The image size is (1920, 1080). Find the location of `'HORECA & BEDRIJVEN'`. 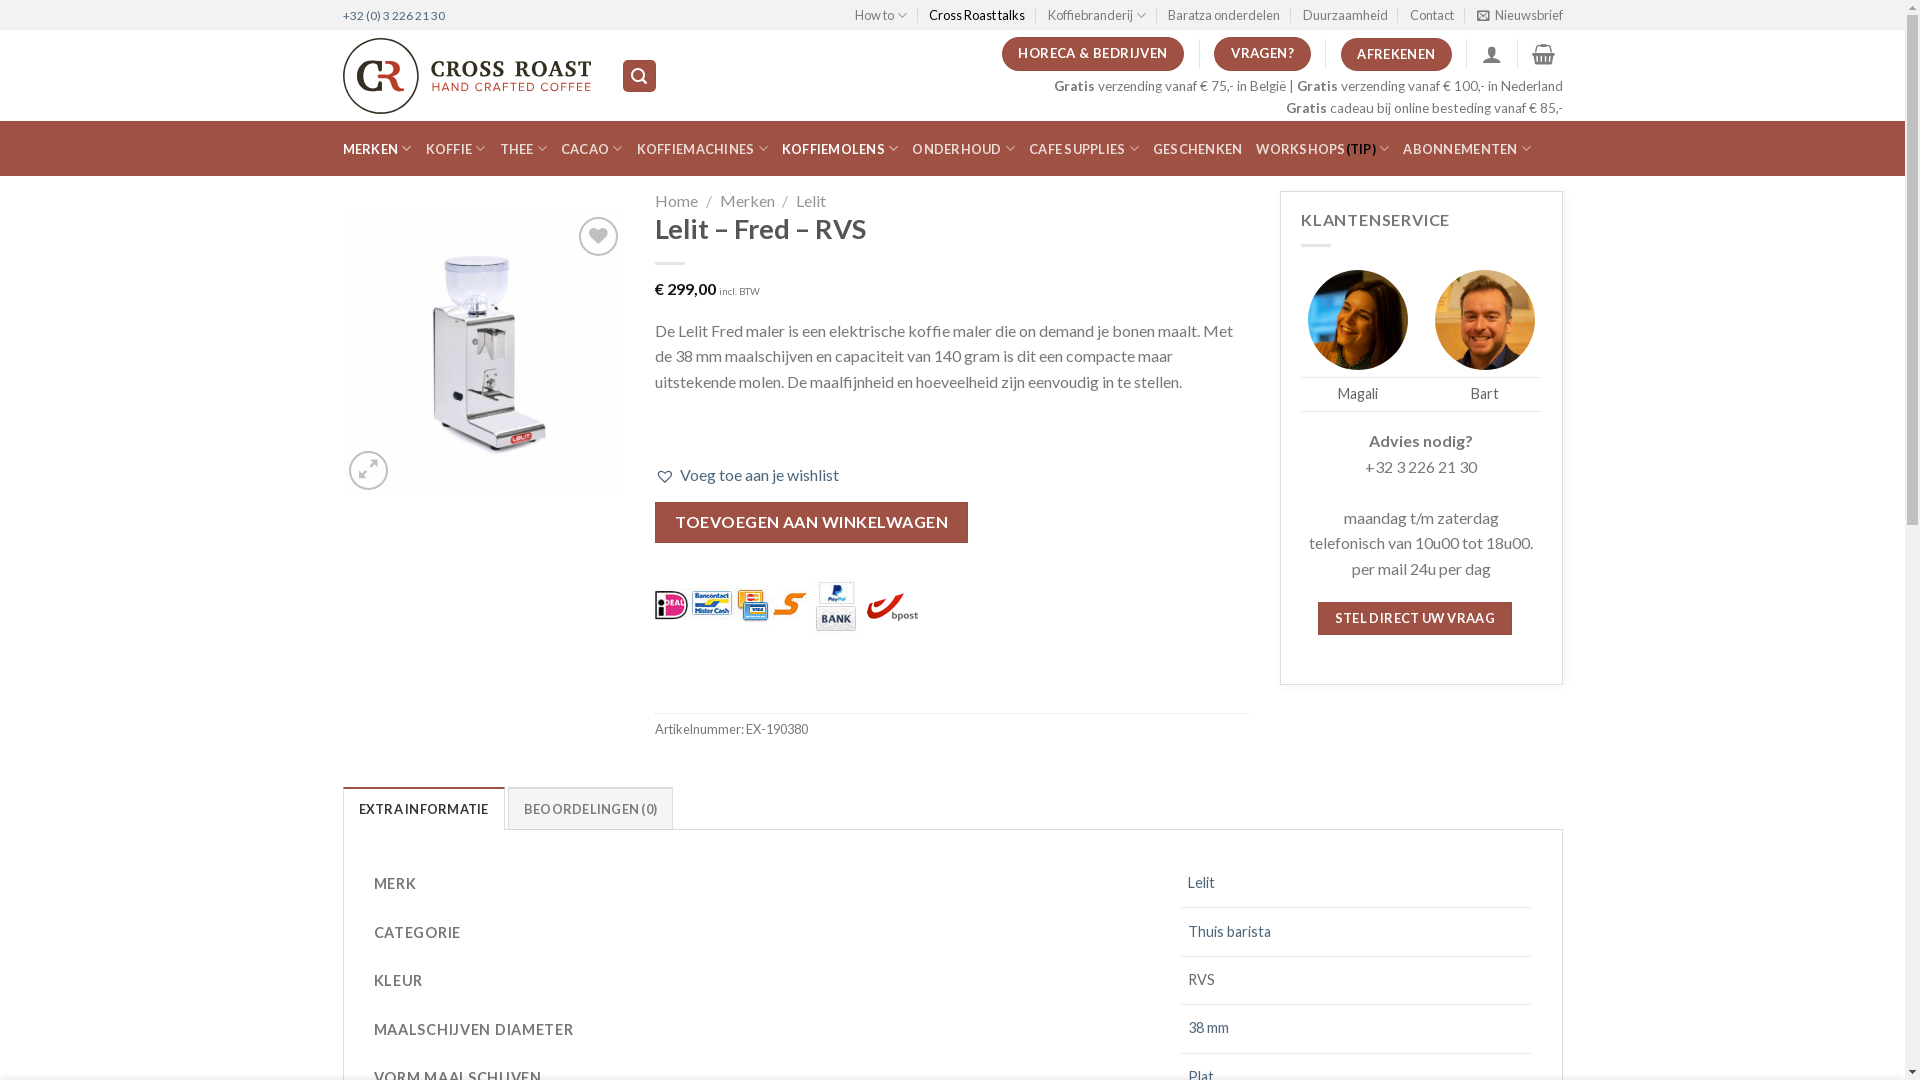

'HORECA & BEDRIJVEN' is located at coordinates (1092, 53).